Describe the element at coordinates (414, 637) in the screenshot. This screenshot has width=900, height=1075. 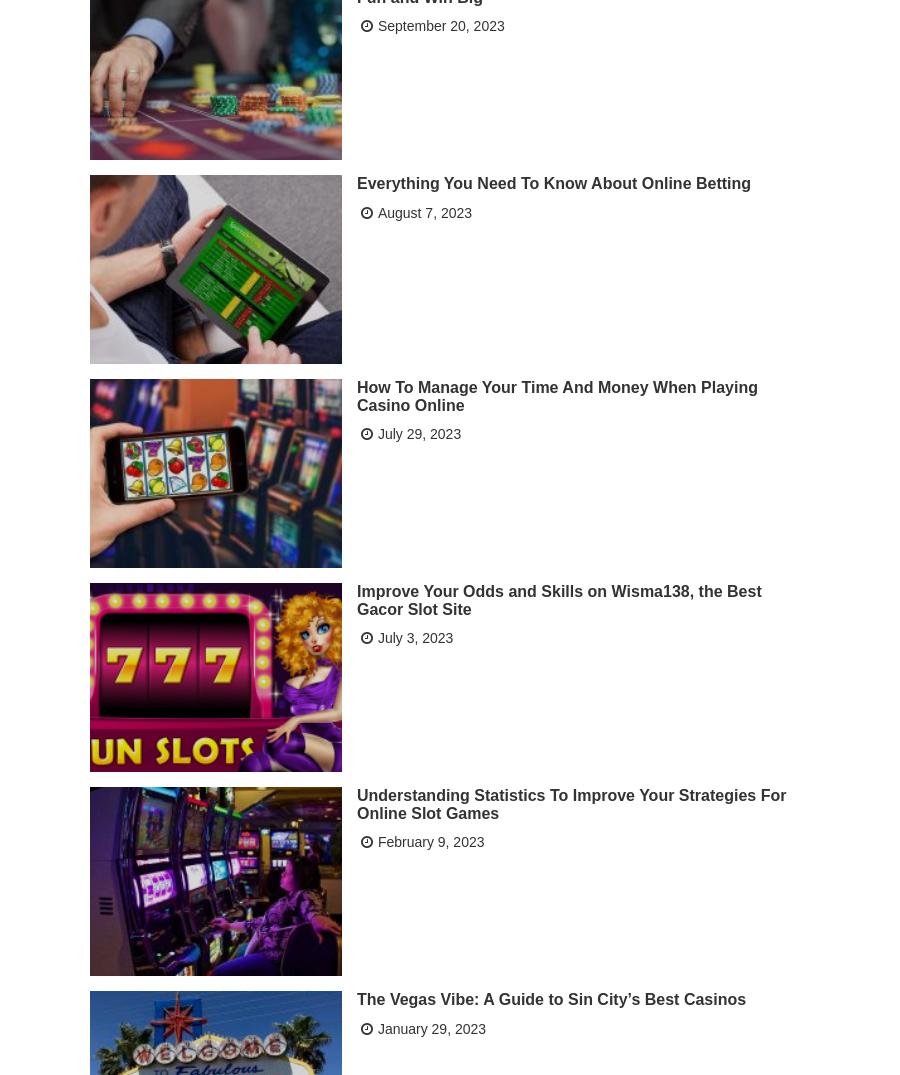
I see `'July 3, 2023'` at that location.